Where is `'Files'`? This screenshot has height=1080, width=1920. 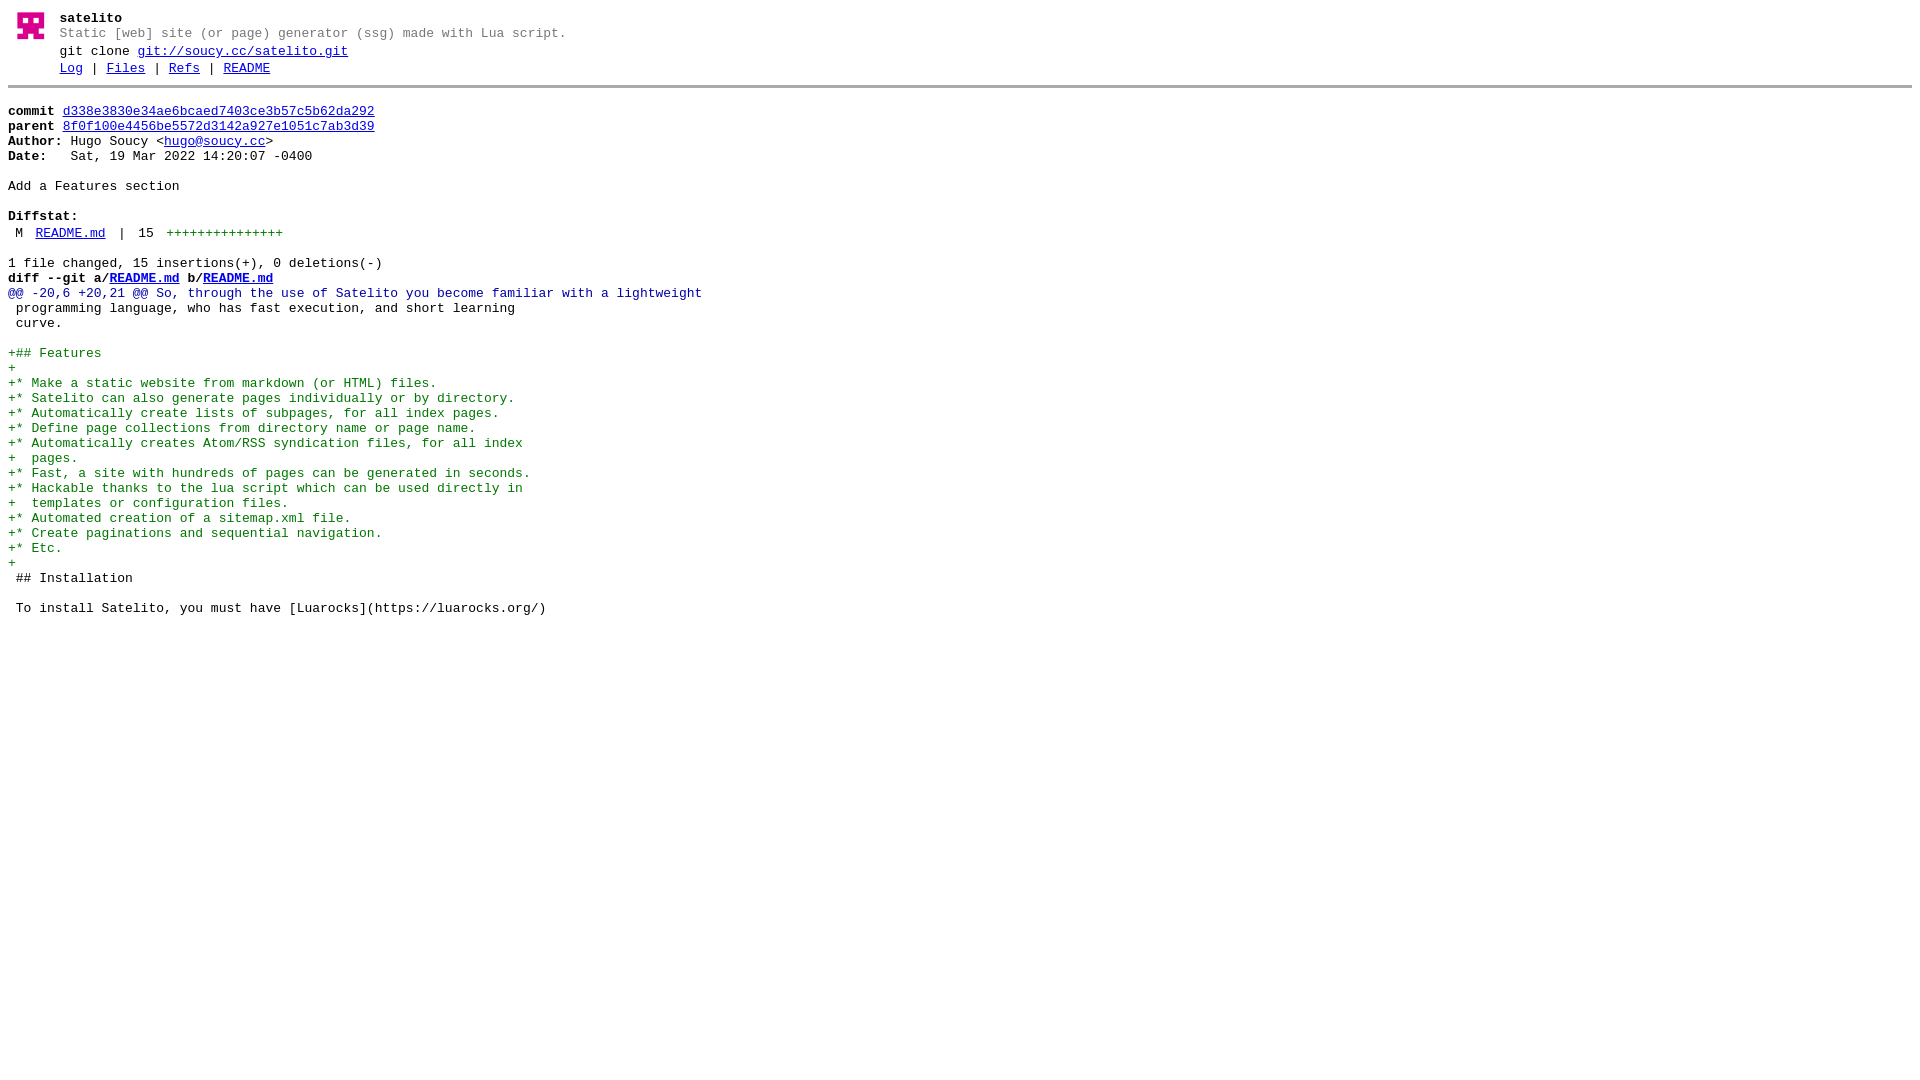 'Files' is located at coordinates (124, 67).